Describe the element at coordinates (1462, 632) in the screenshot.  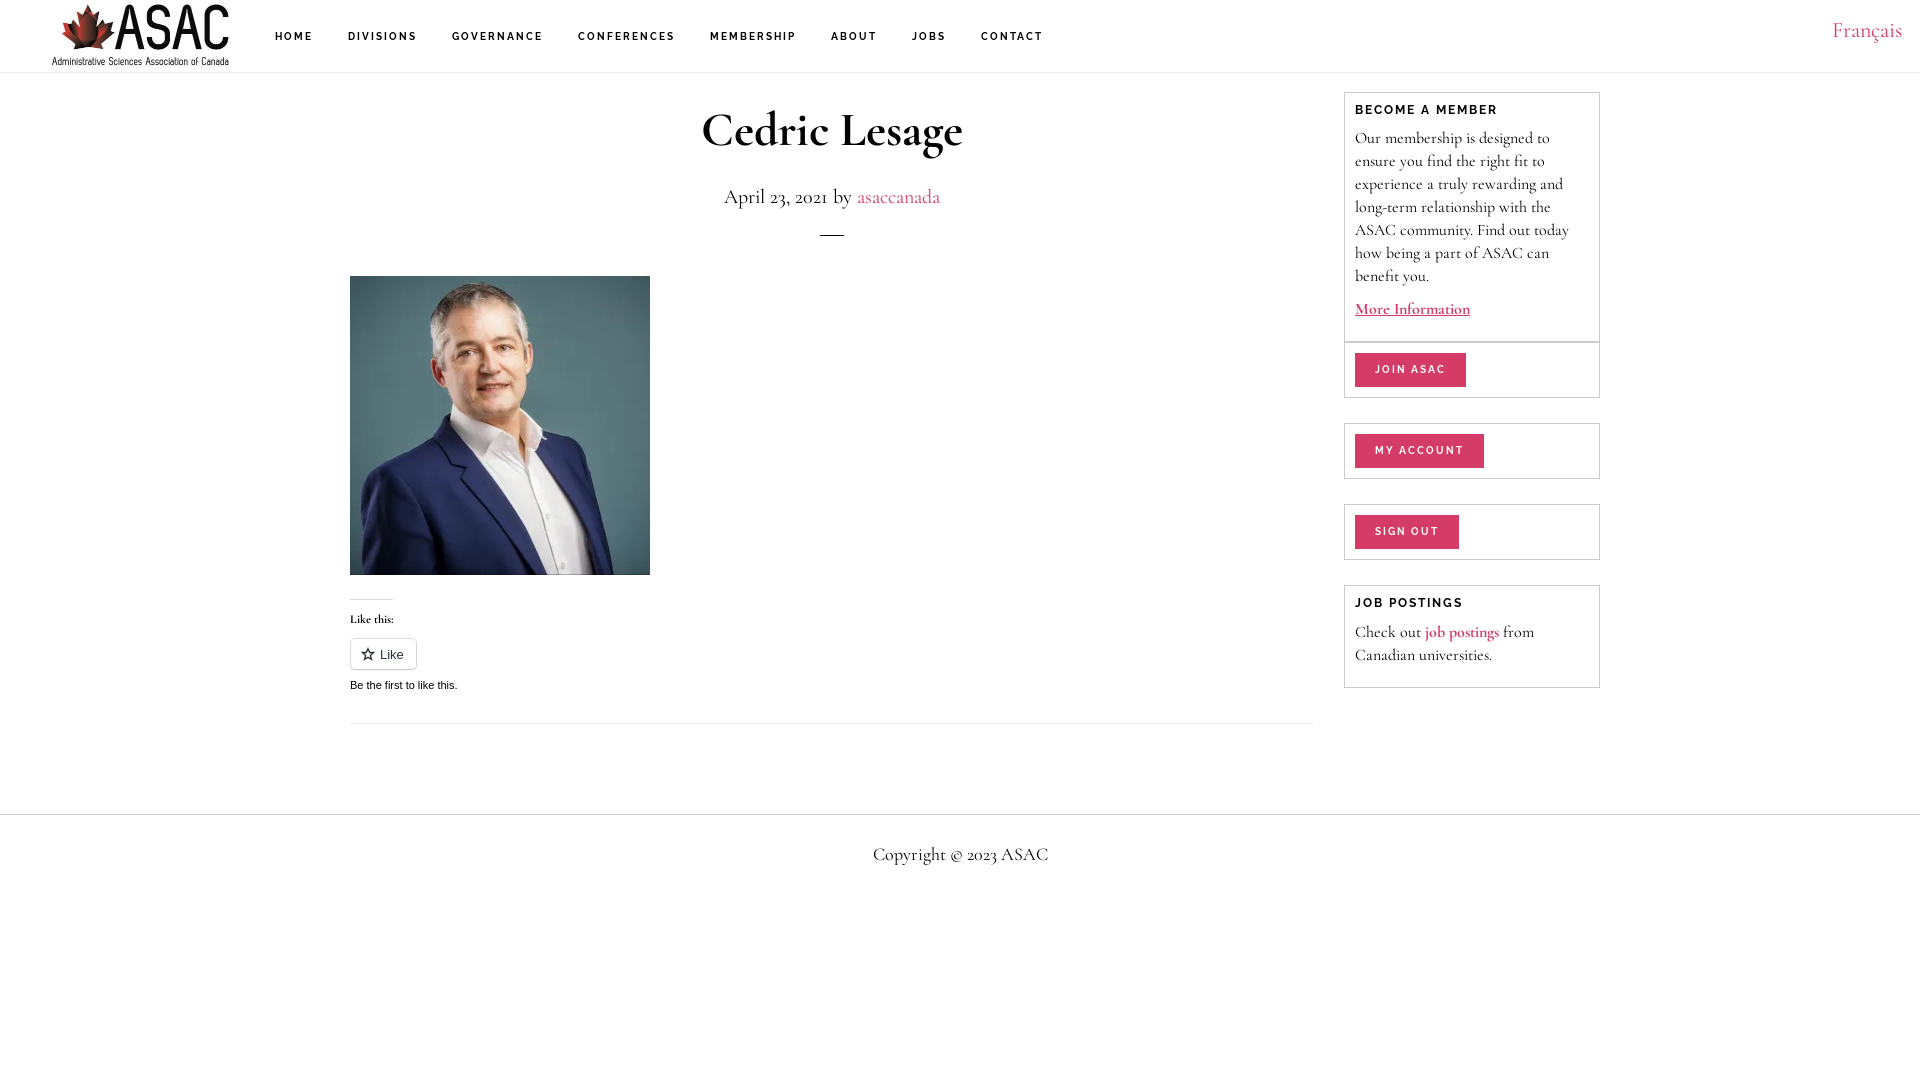
I see `'job postings'` at that location.